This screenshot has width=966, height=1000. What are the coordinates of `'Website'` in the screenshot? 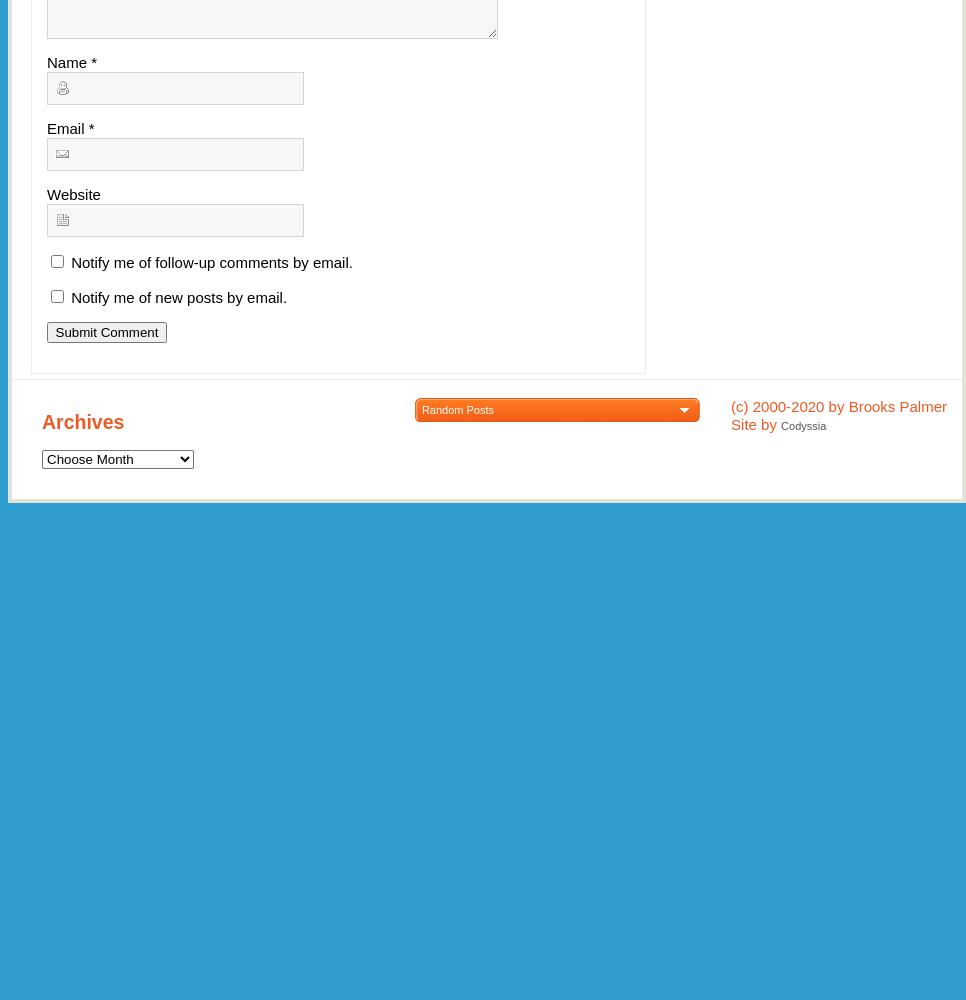 It's located at (72, 193).